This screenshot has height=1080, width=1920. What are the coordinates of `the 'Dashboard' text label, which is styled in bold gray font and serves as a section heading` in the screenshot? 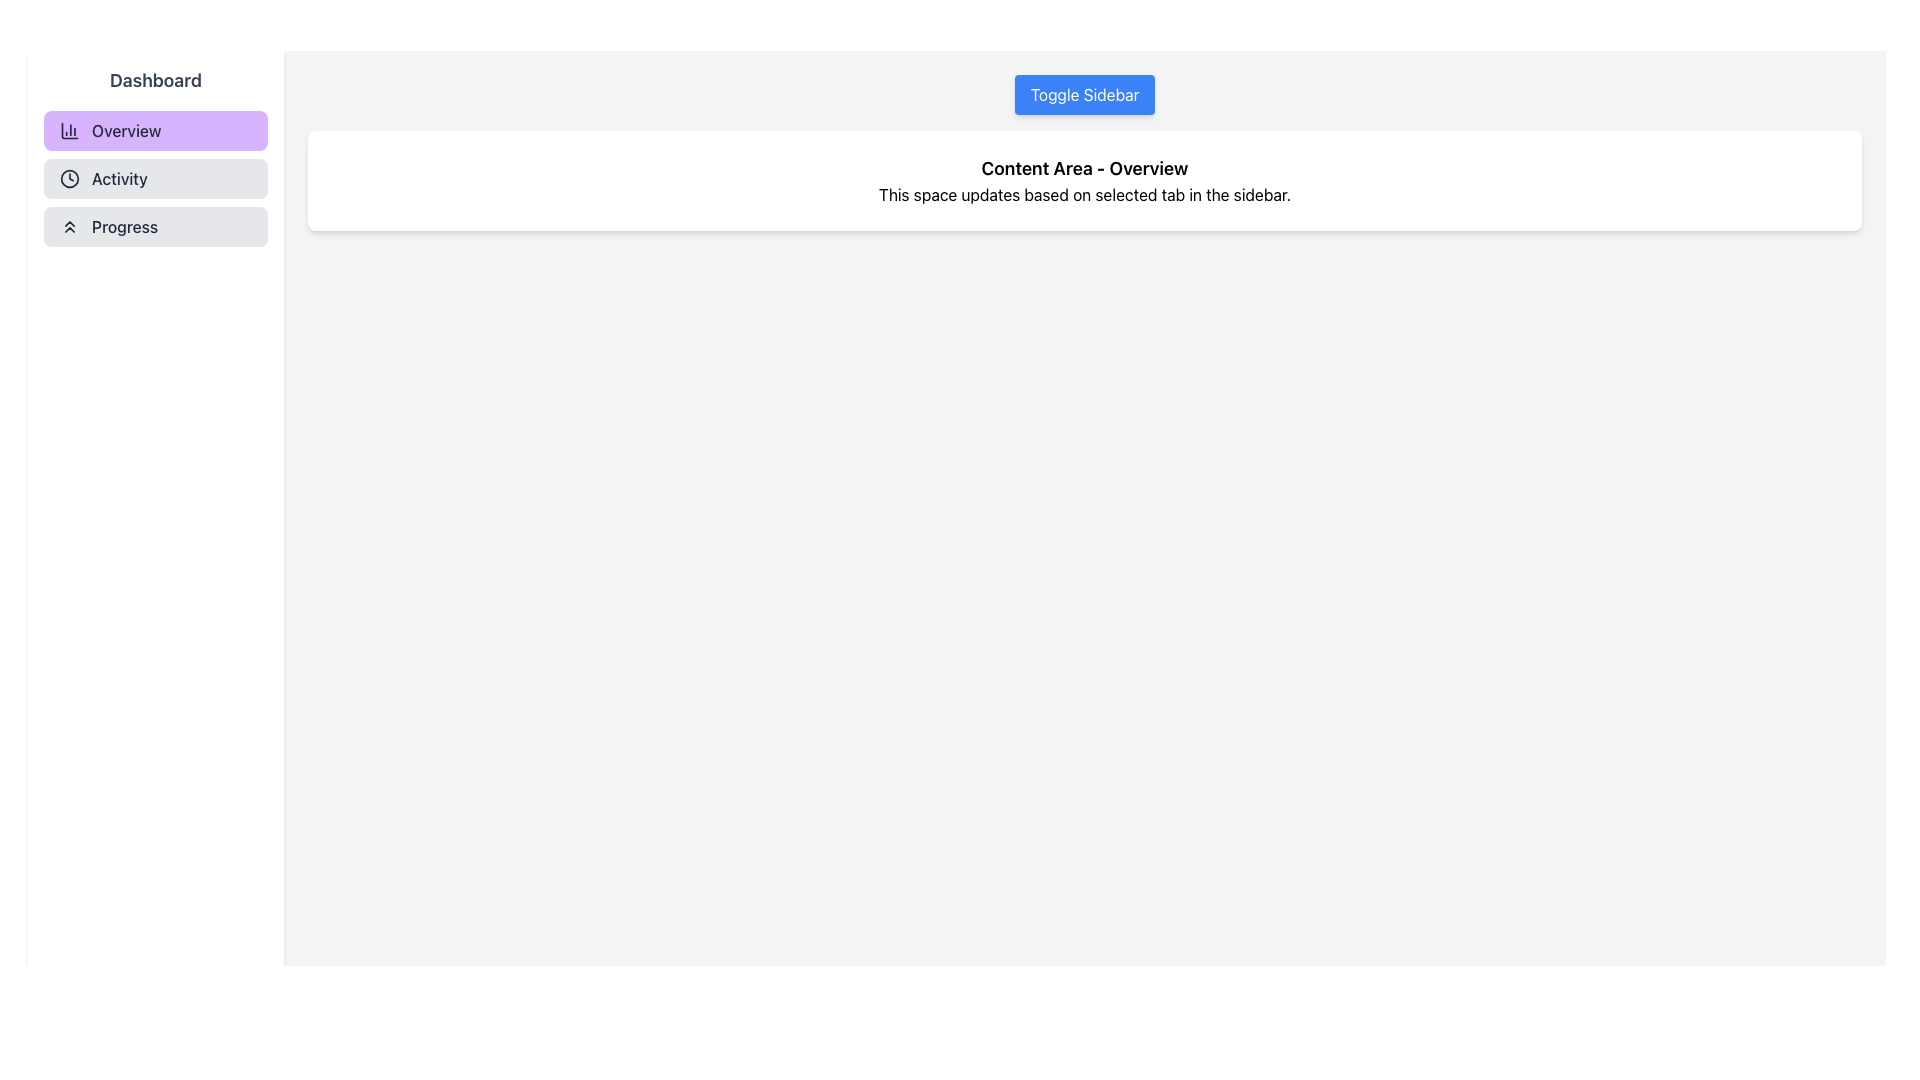 It's located at (155, 80).